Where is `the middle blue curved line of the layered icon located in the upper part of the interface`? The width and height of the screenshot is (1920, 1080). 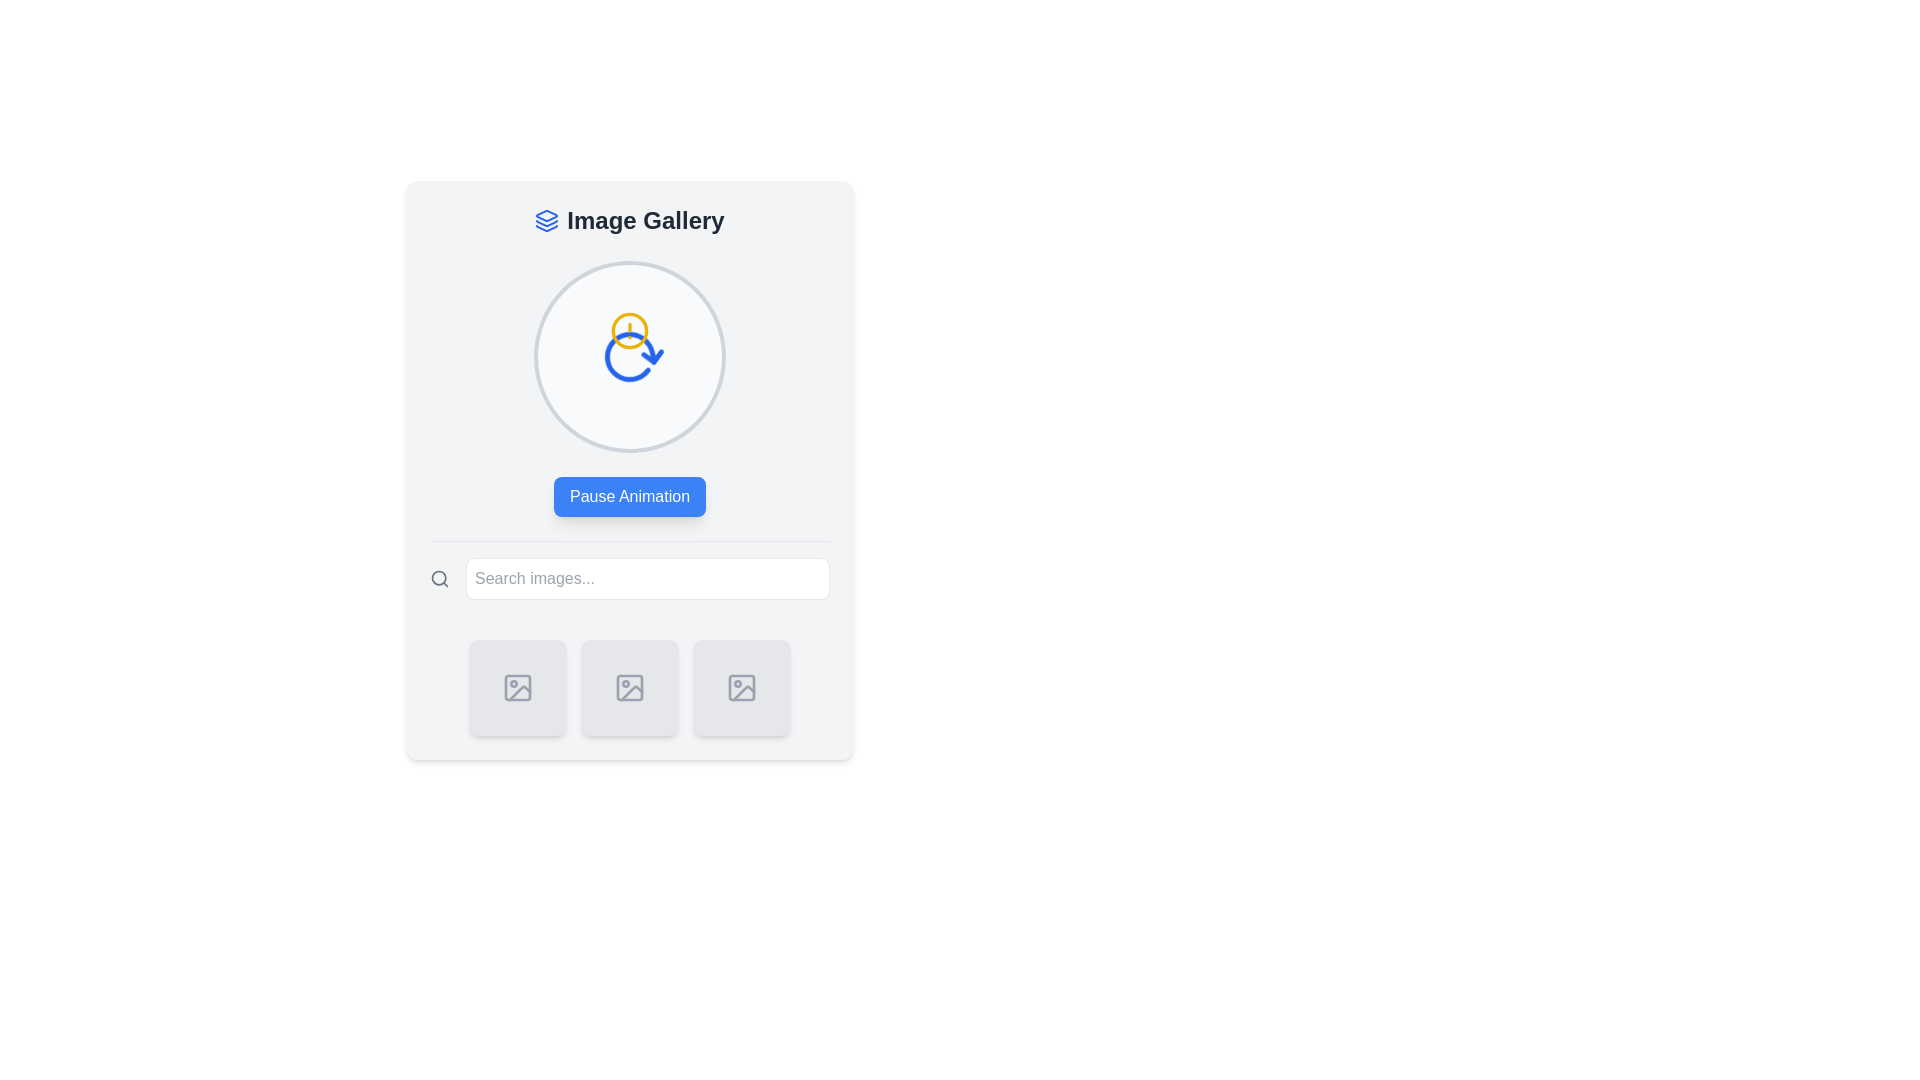
the middle blue curved line of the layered icon located in the upper part of the interface is located at coordinates (547, 223).